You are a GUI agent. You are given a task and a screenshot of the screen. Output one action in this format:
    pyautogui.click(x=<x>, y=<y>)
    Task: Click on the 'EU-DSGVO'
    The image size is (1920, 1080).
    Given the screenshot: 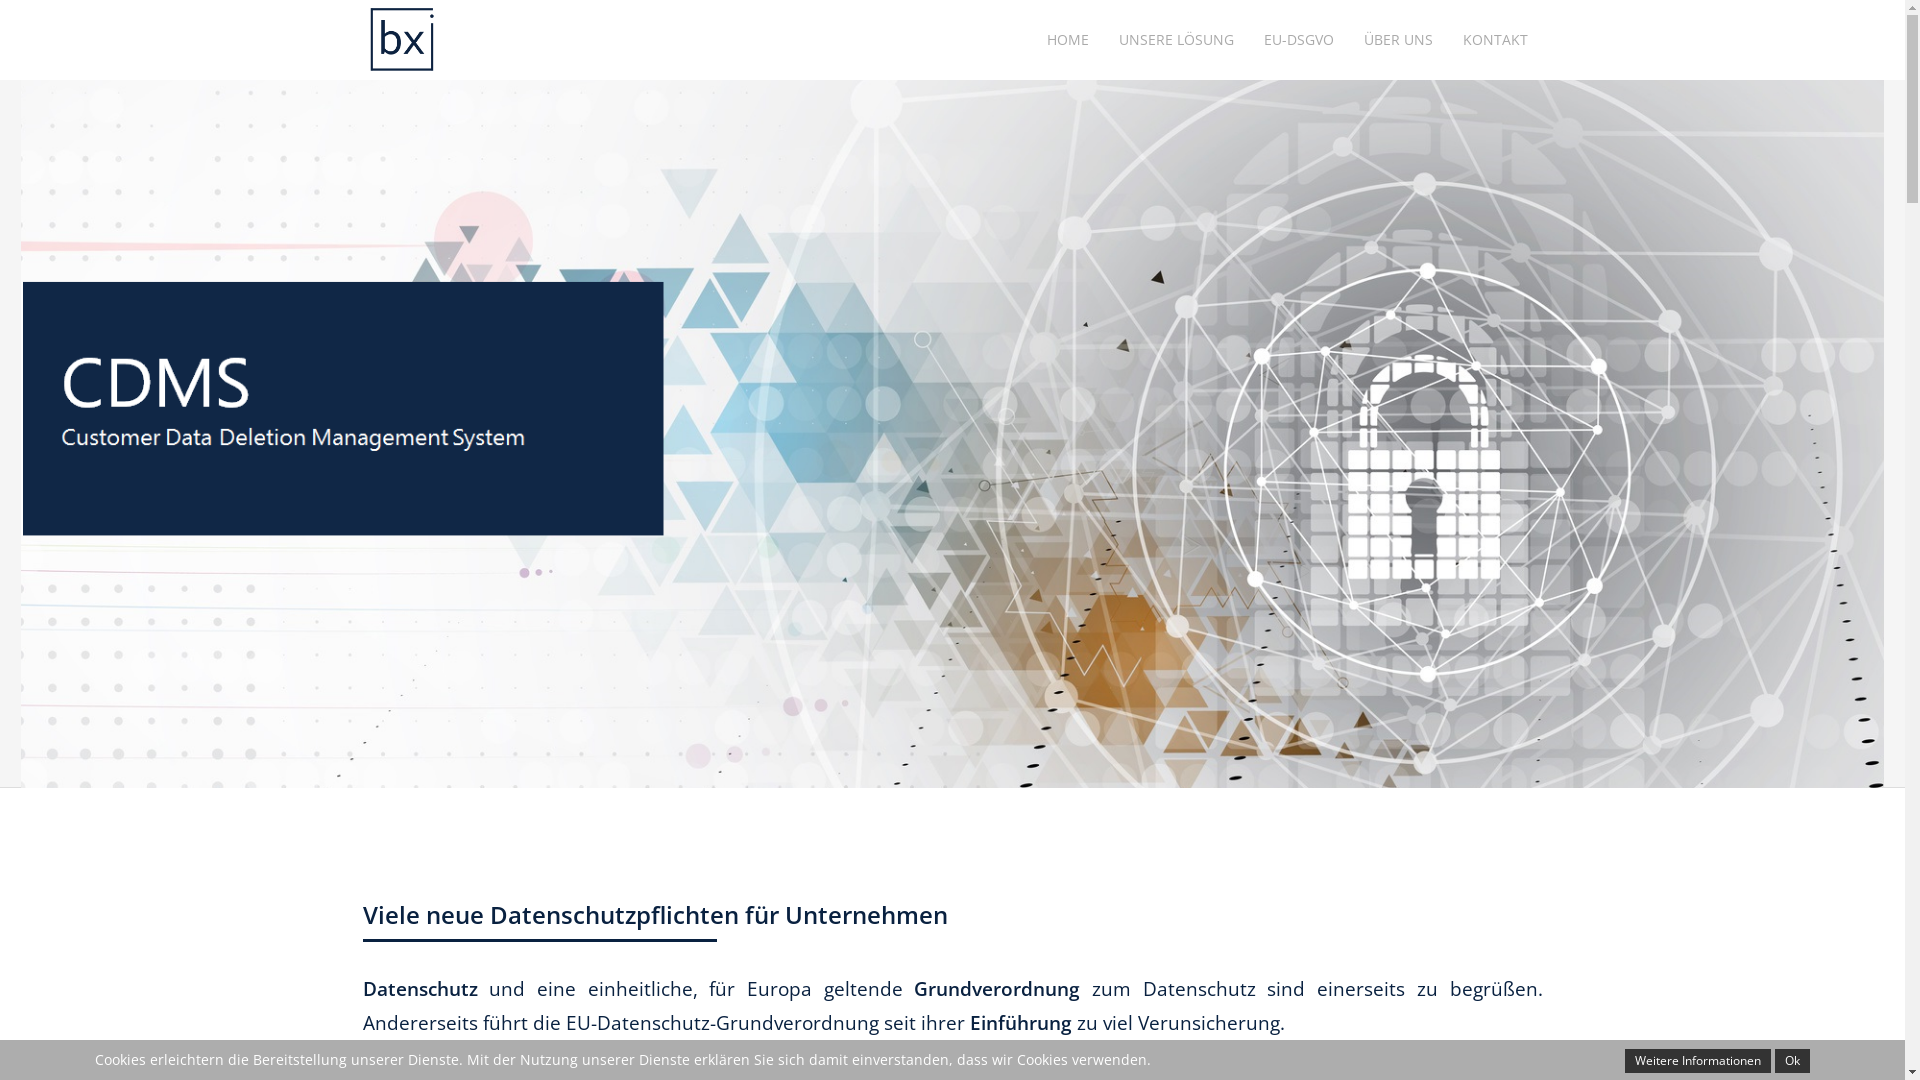 What is the action you would take?
    pyautogui.click(x=1247, y=39)
    